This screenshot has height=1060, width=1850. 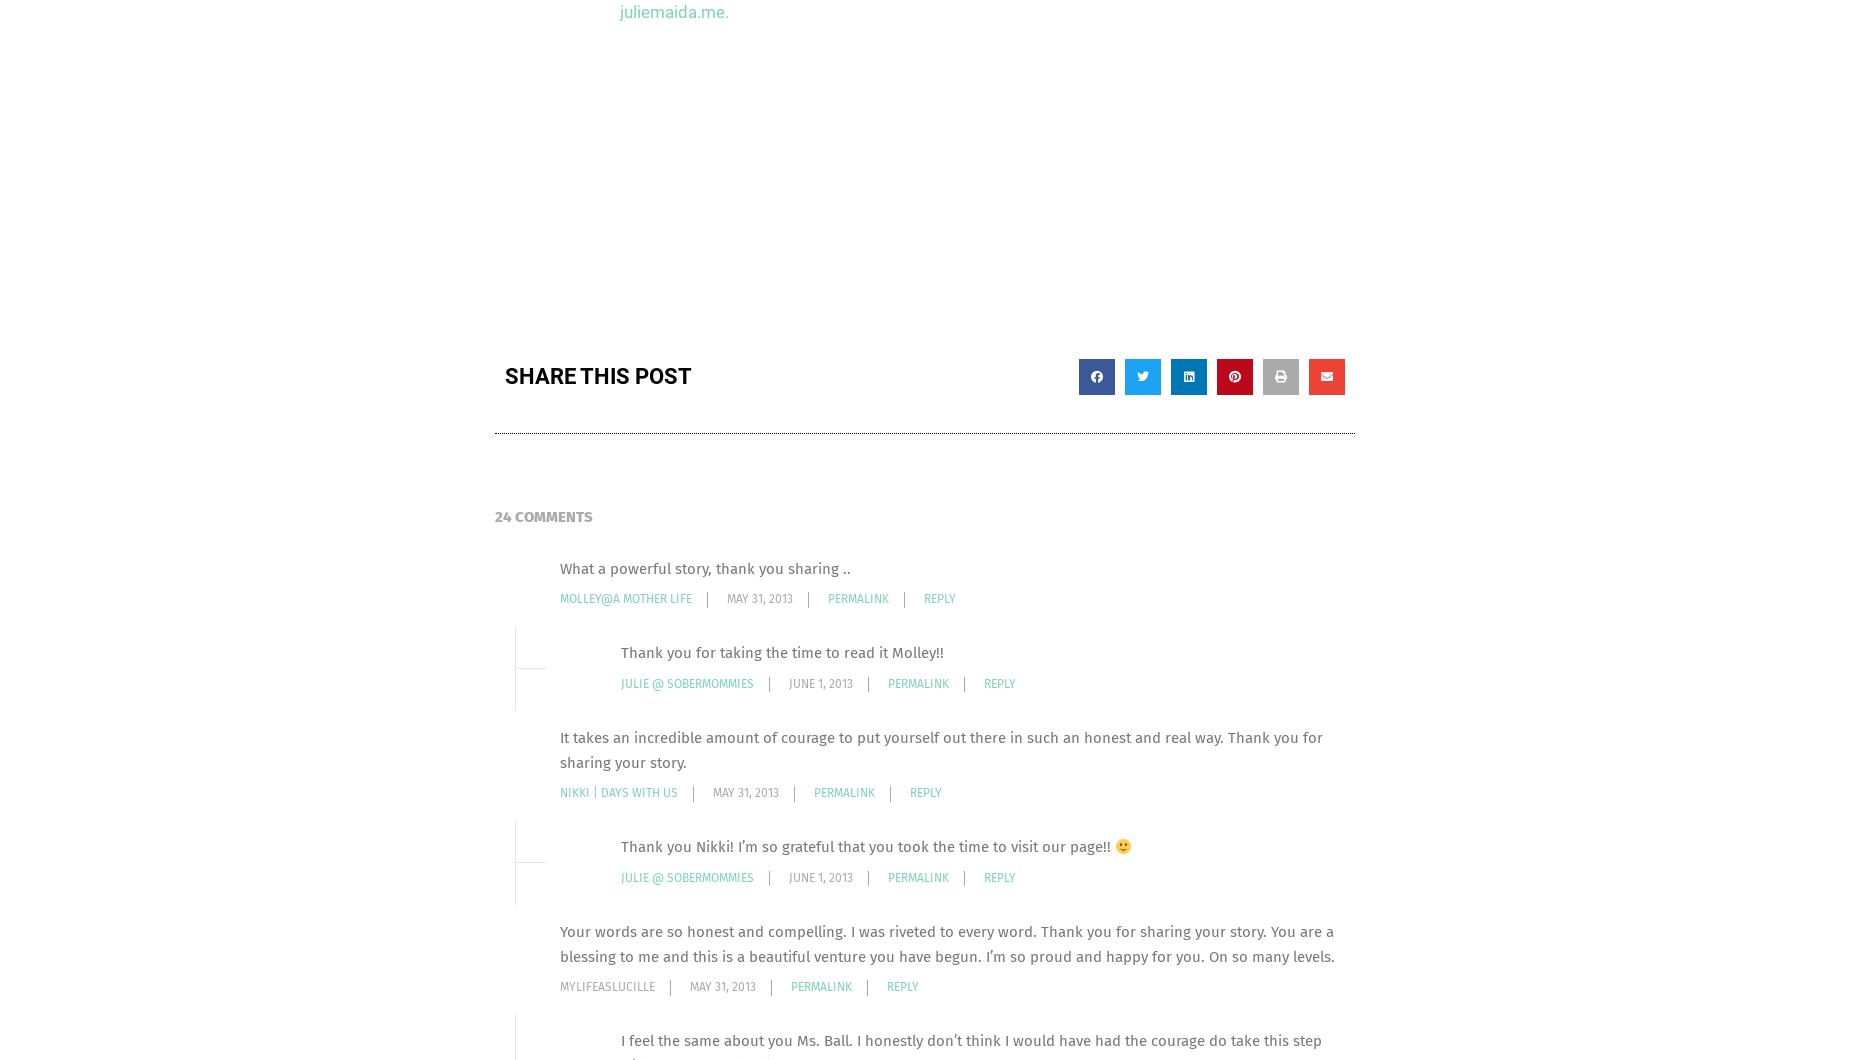 What do you see at coordinates (619, 11) in the screenshot?
I see `'juliemaida.me.'` at bounding box center [619, 11].